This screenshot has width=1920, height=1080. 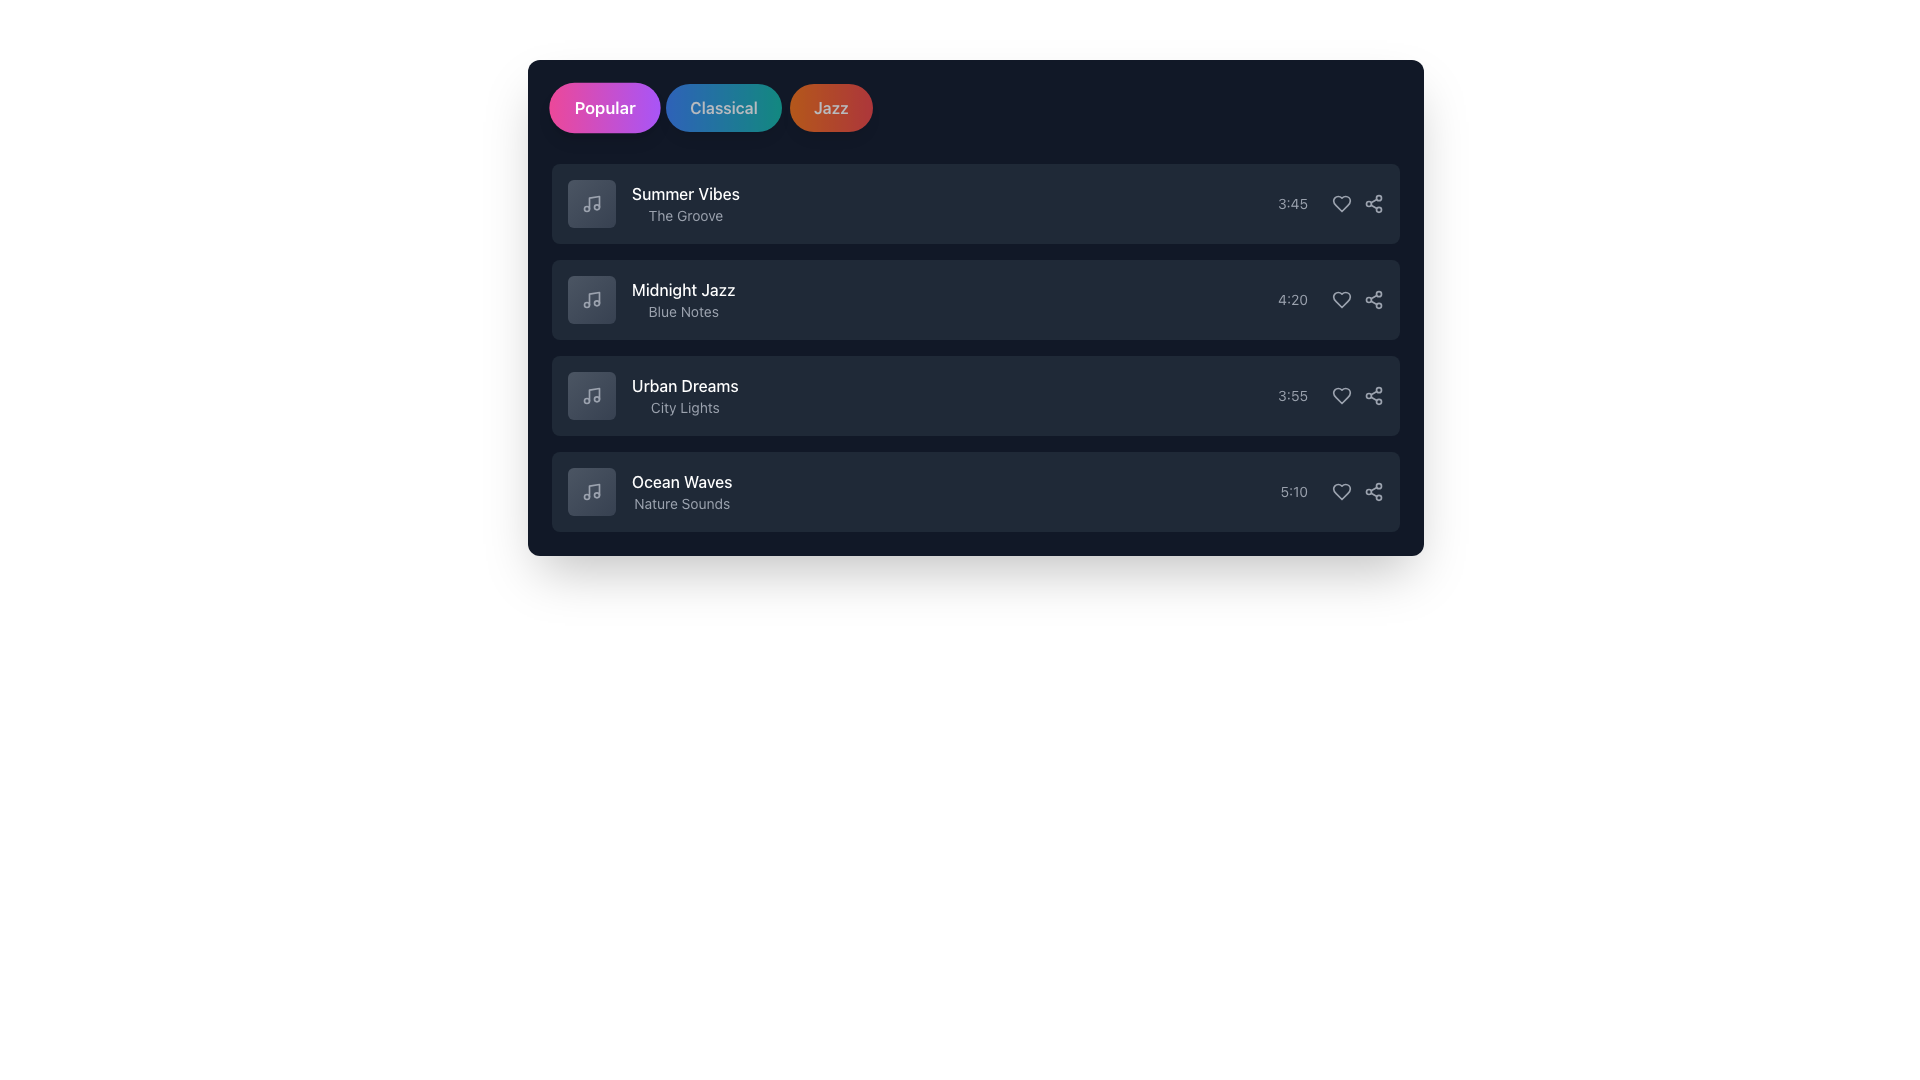 I want to click on the heart icon in the item row labeled 'Urban Dreams' to like the track, so click(x=1342, y=396).